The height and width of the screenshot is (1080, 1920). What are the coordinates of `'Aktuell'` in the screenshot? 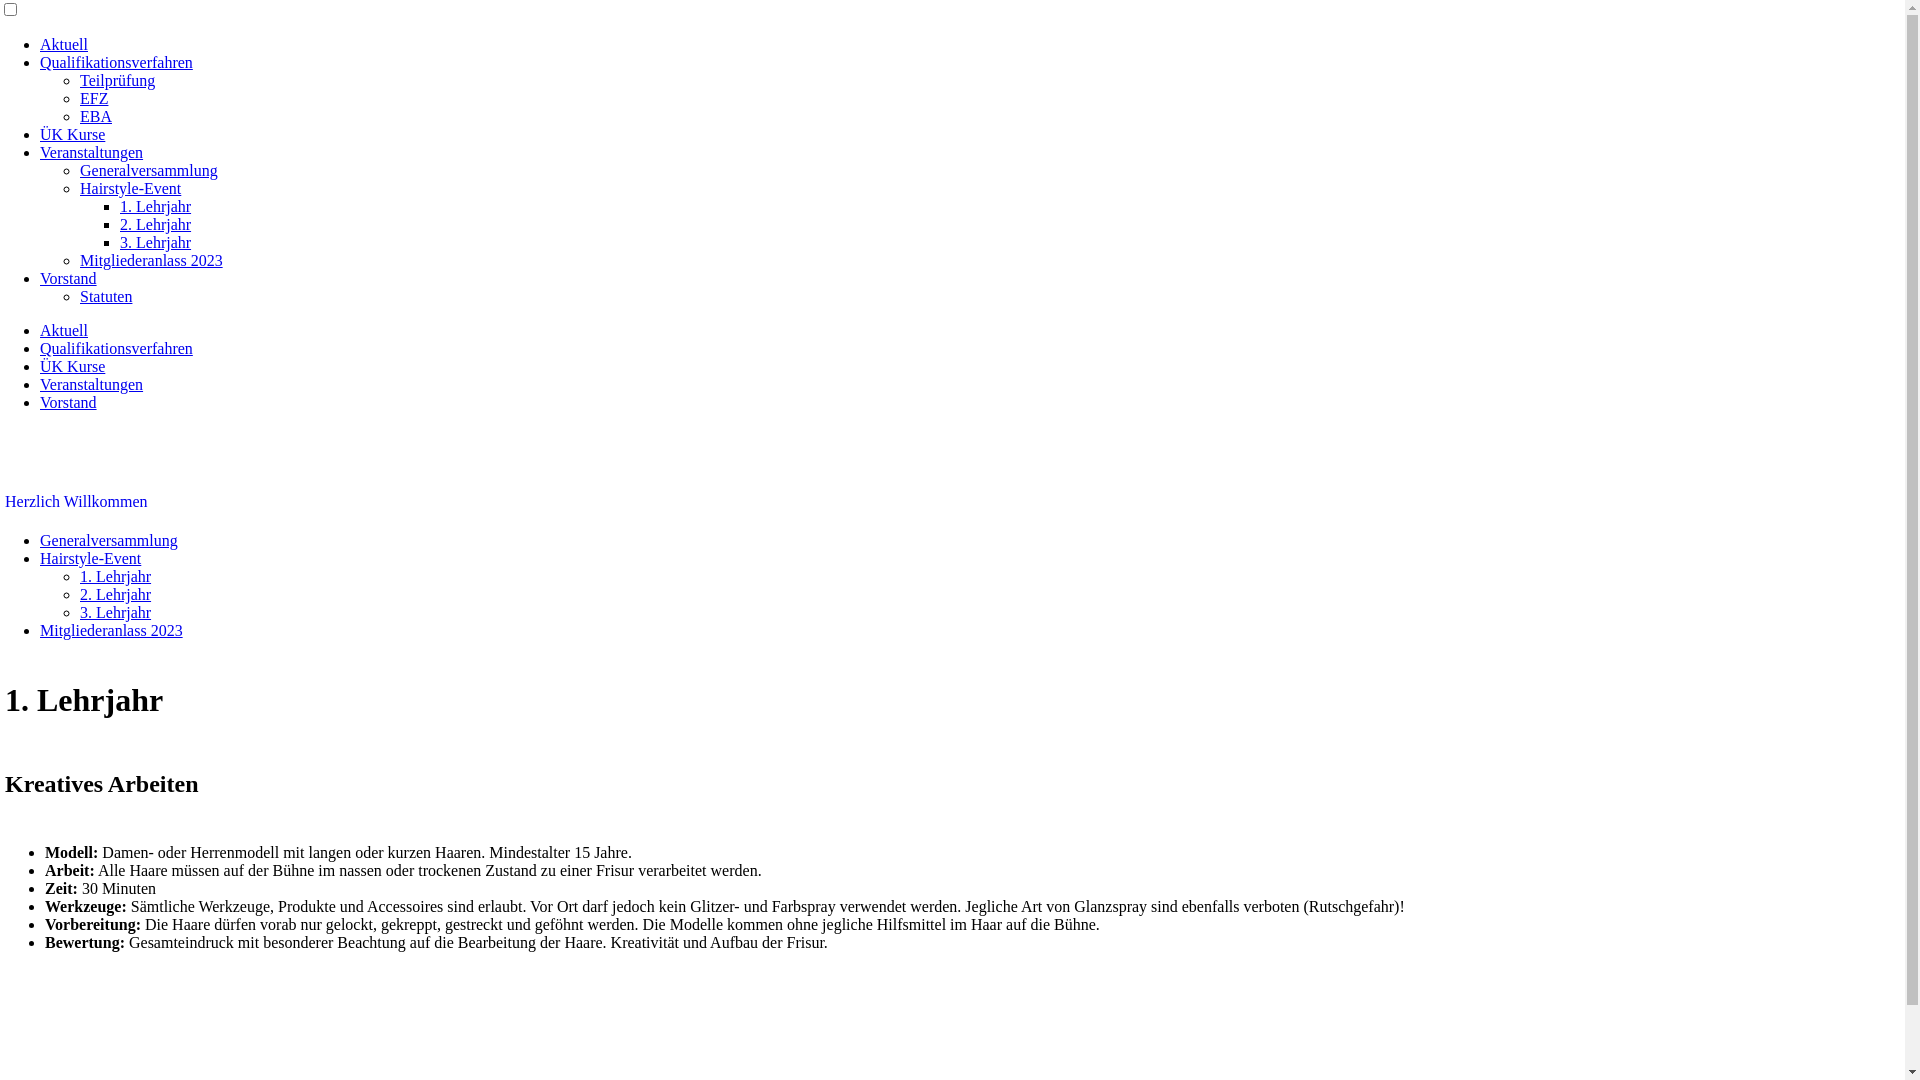 It's located at (63, 329).